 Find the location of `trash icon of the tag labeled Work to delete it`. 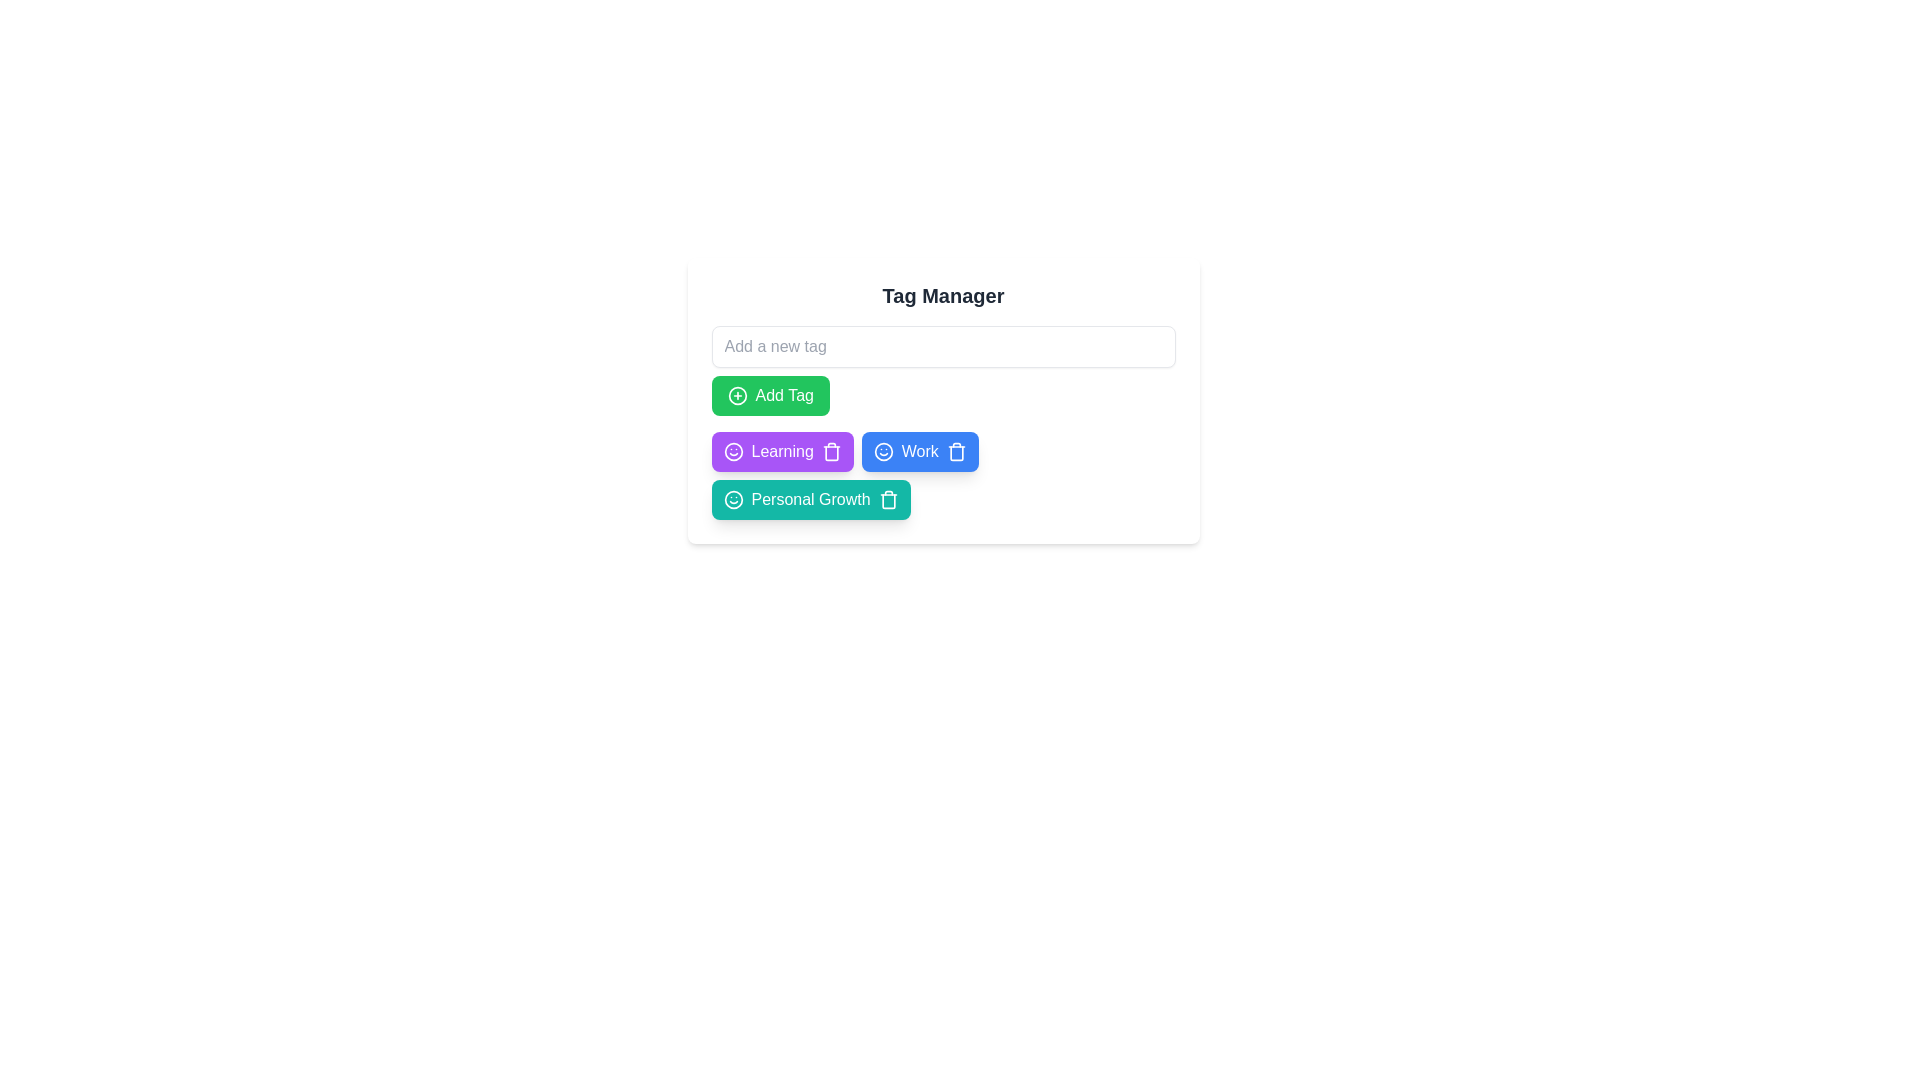

trash icon of the tag labeled Work to delete it is located at coordinates (955, 451).